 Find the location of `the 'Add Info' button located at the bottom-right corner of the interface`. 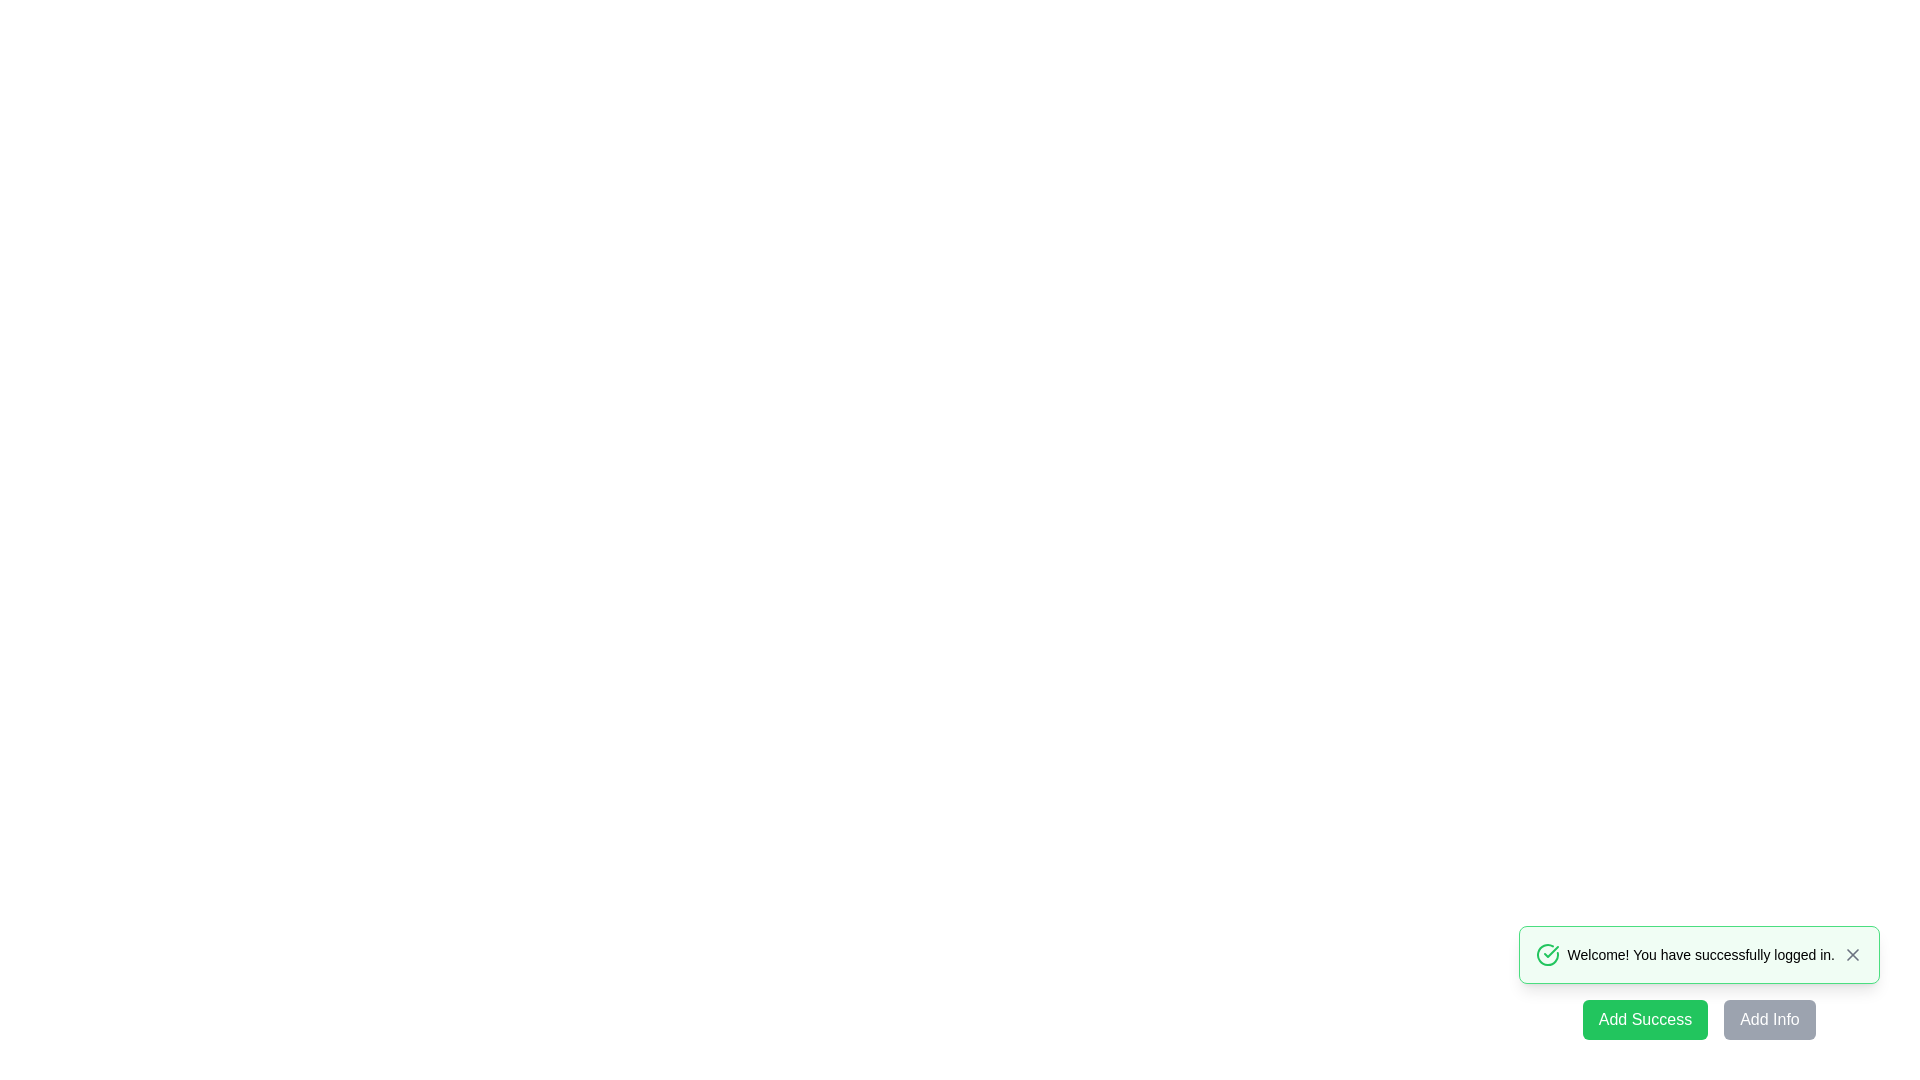

the 'Add Info' button located at the bottom-right corner of the interface is located at coordinates (1770, 1019).